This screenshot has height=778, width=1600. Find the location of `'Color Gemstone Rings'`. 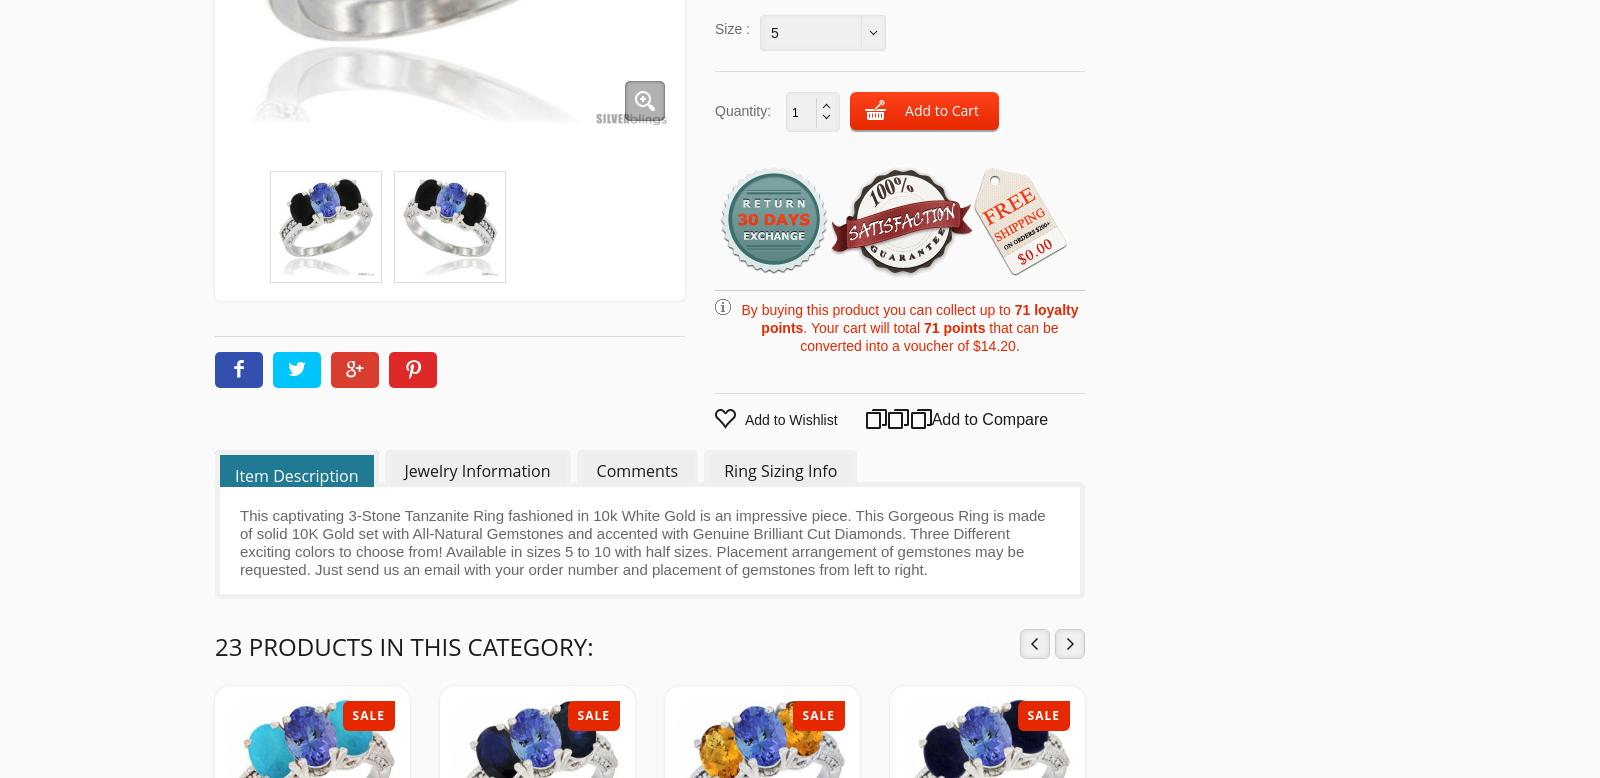

'Color Gemstone Rings' is located at coordinates (1040, 15).